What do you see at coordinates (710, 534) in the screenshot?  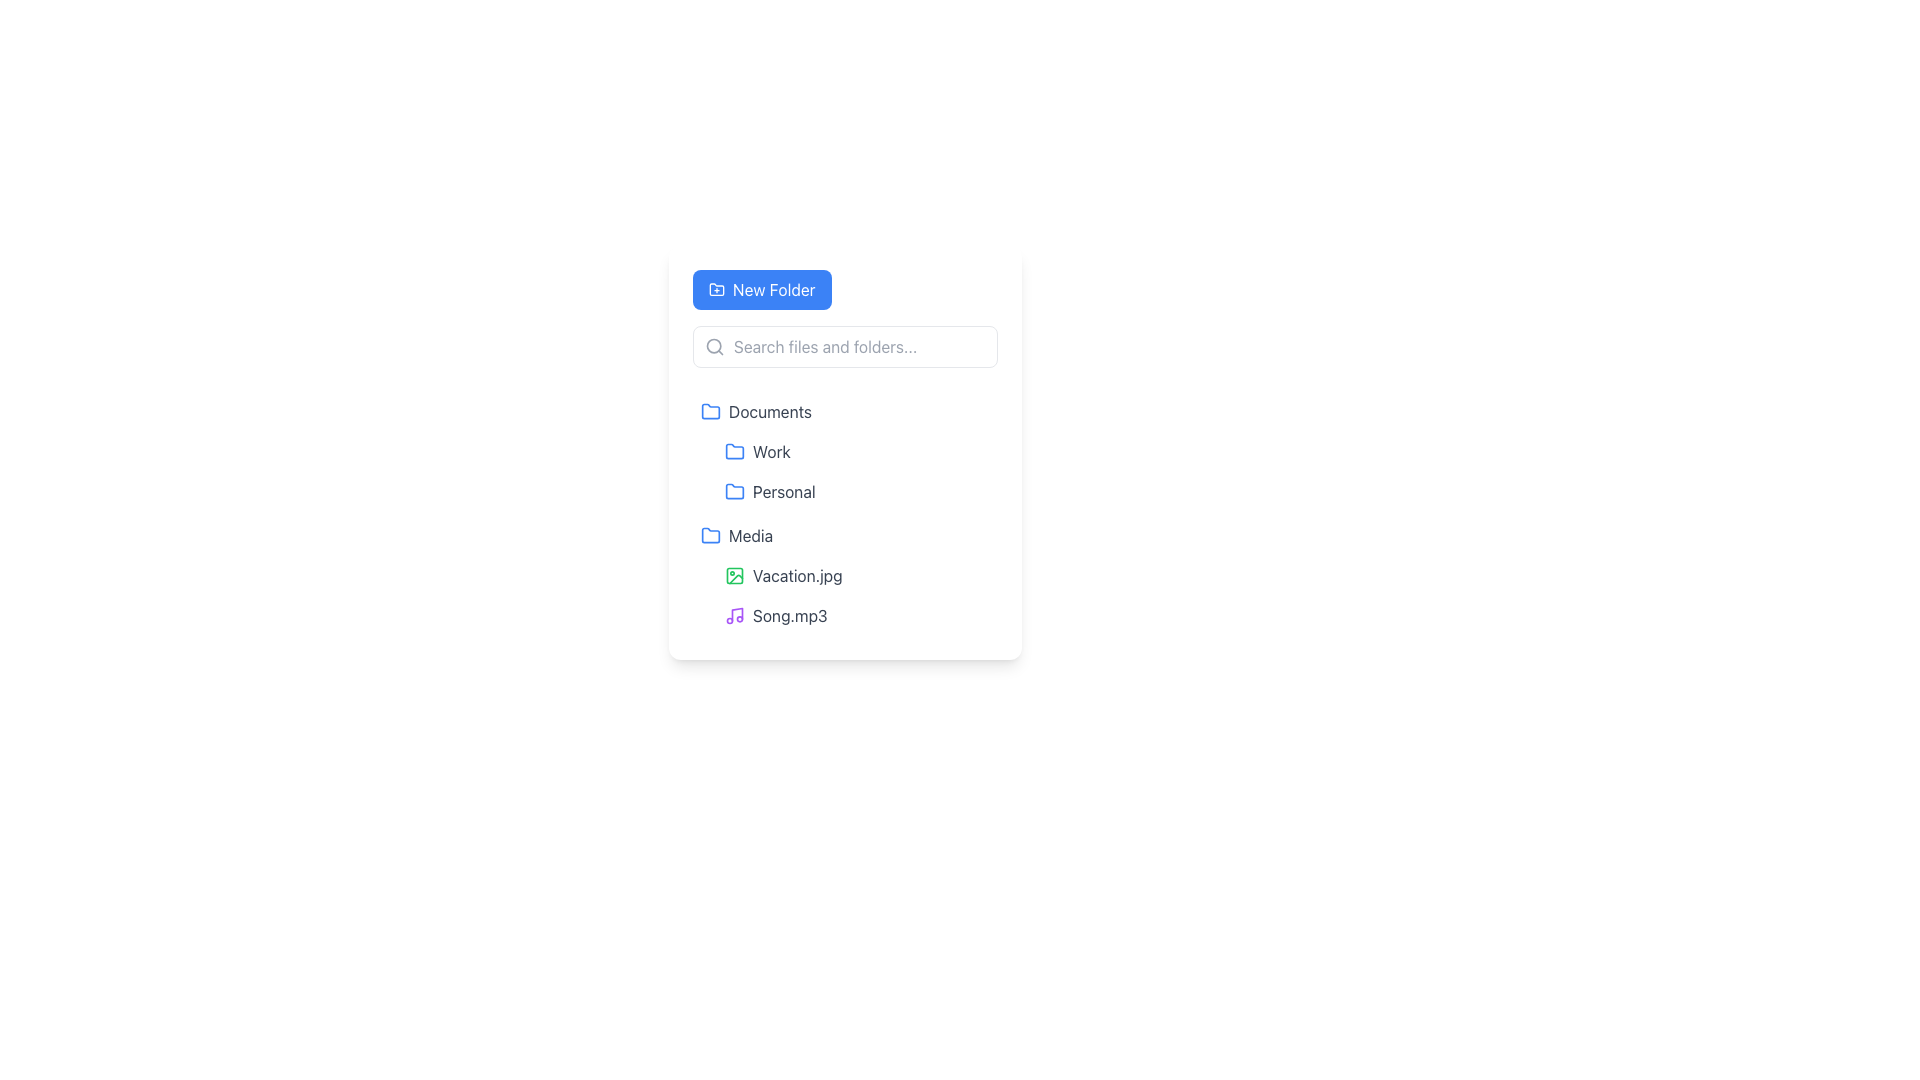 I see `the folder icon representing the 'Media' directory in the file explorer` at bounding box center [710, 534].